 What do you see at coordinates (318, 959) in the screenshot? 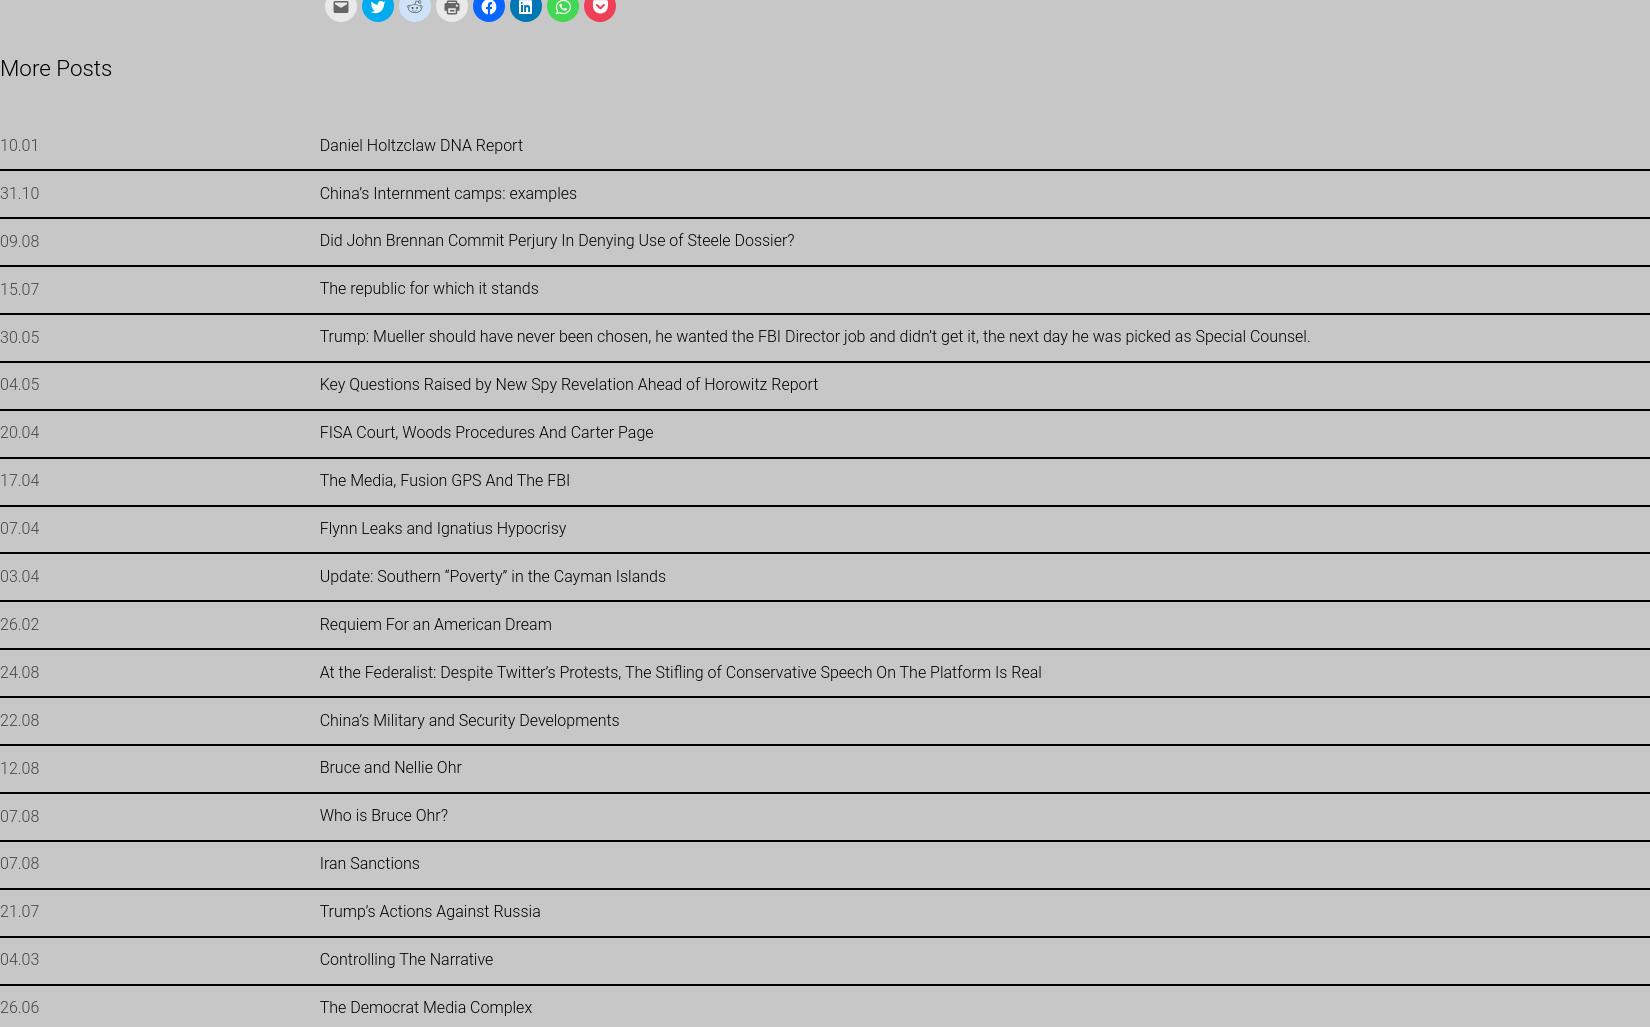
I see `'Controlling The Narrative'` at bounding box center [318, 959].